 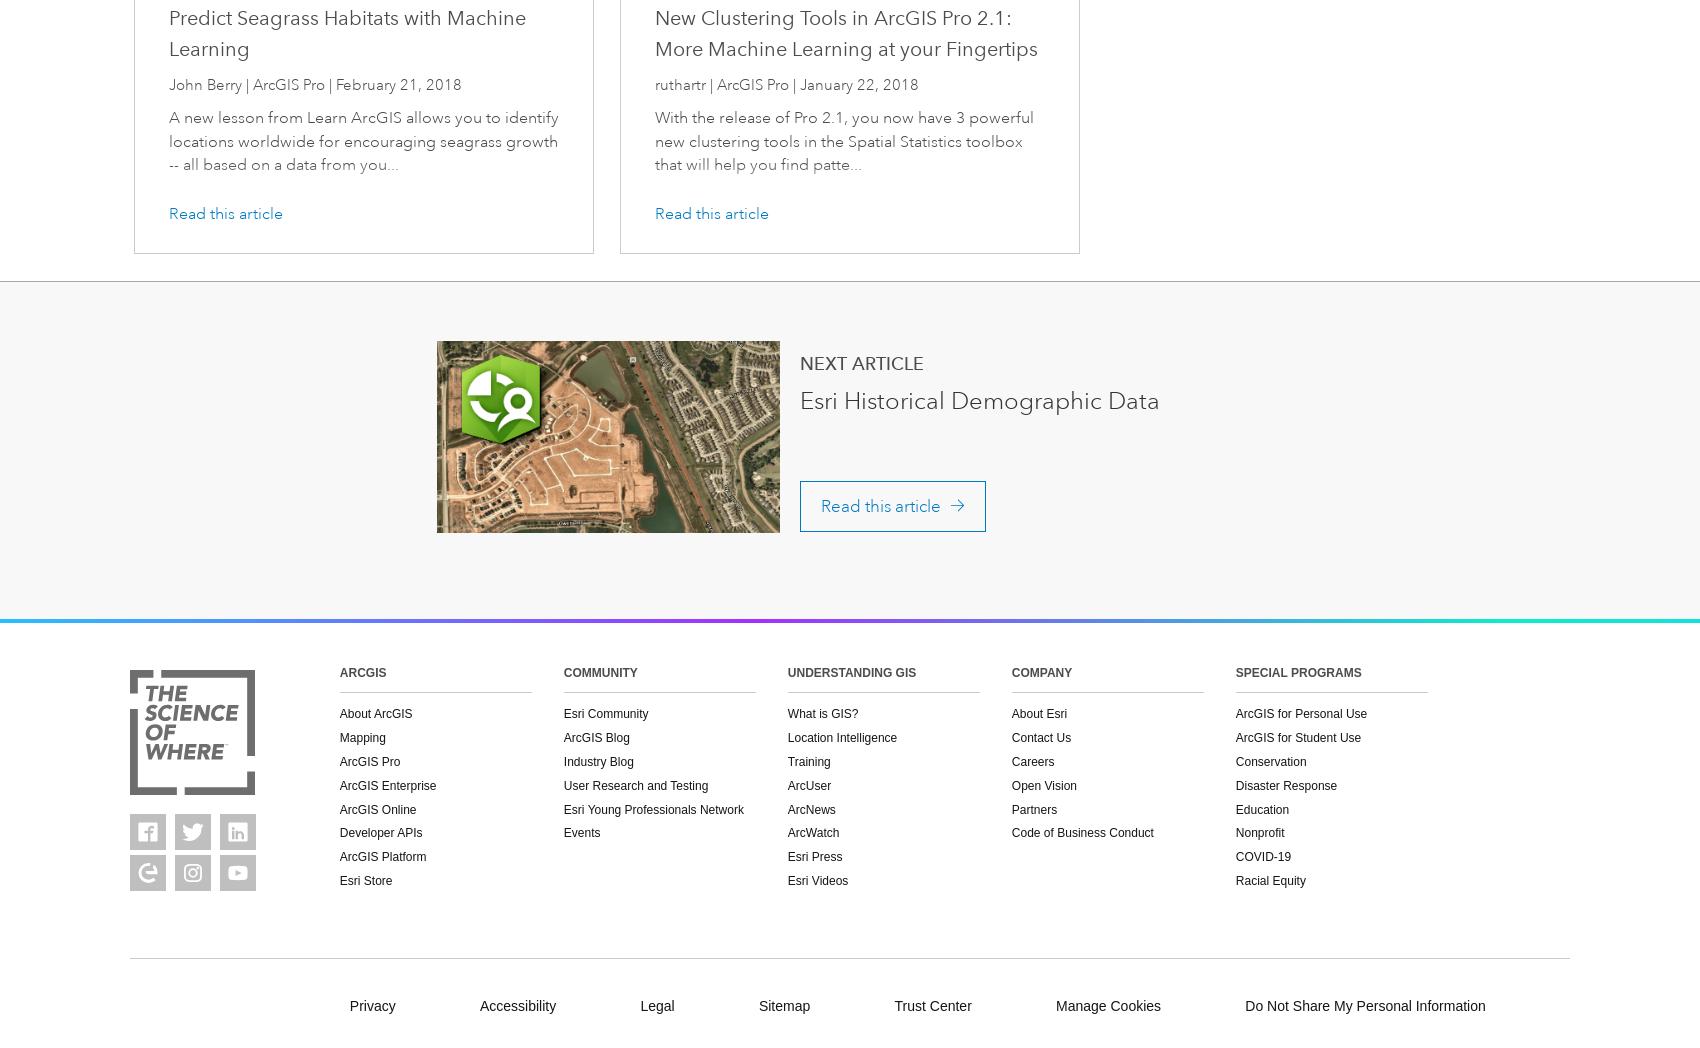 I want to click on 'Special Programs', so click(x=1297, y=671).